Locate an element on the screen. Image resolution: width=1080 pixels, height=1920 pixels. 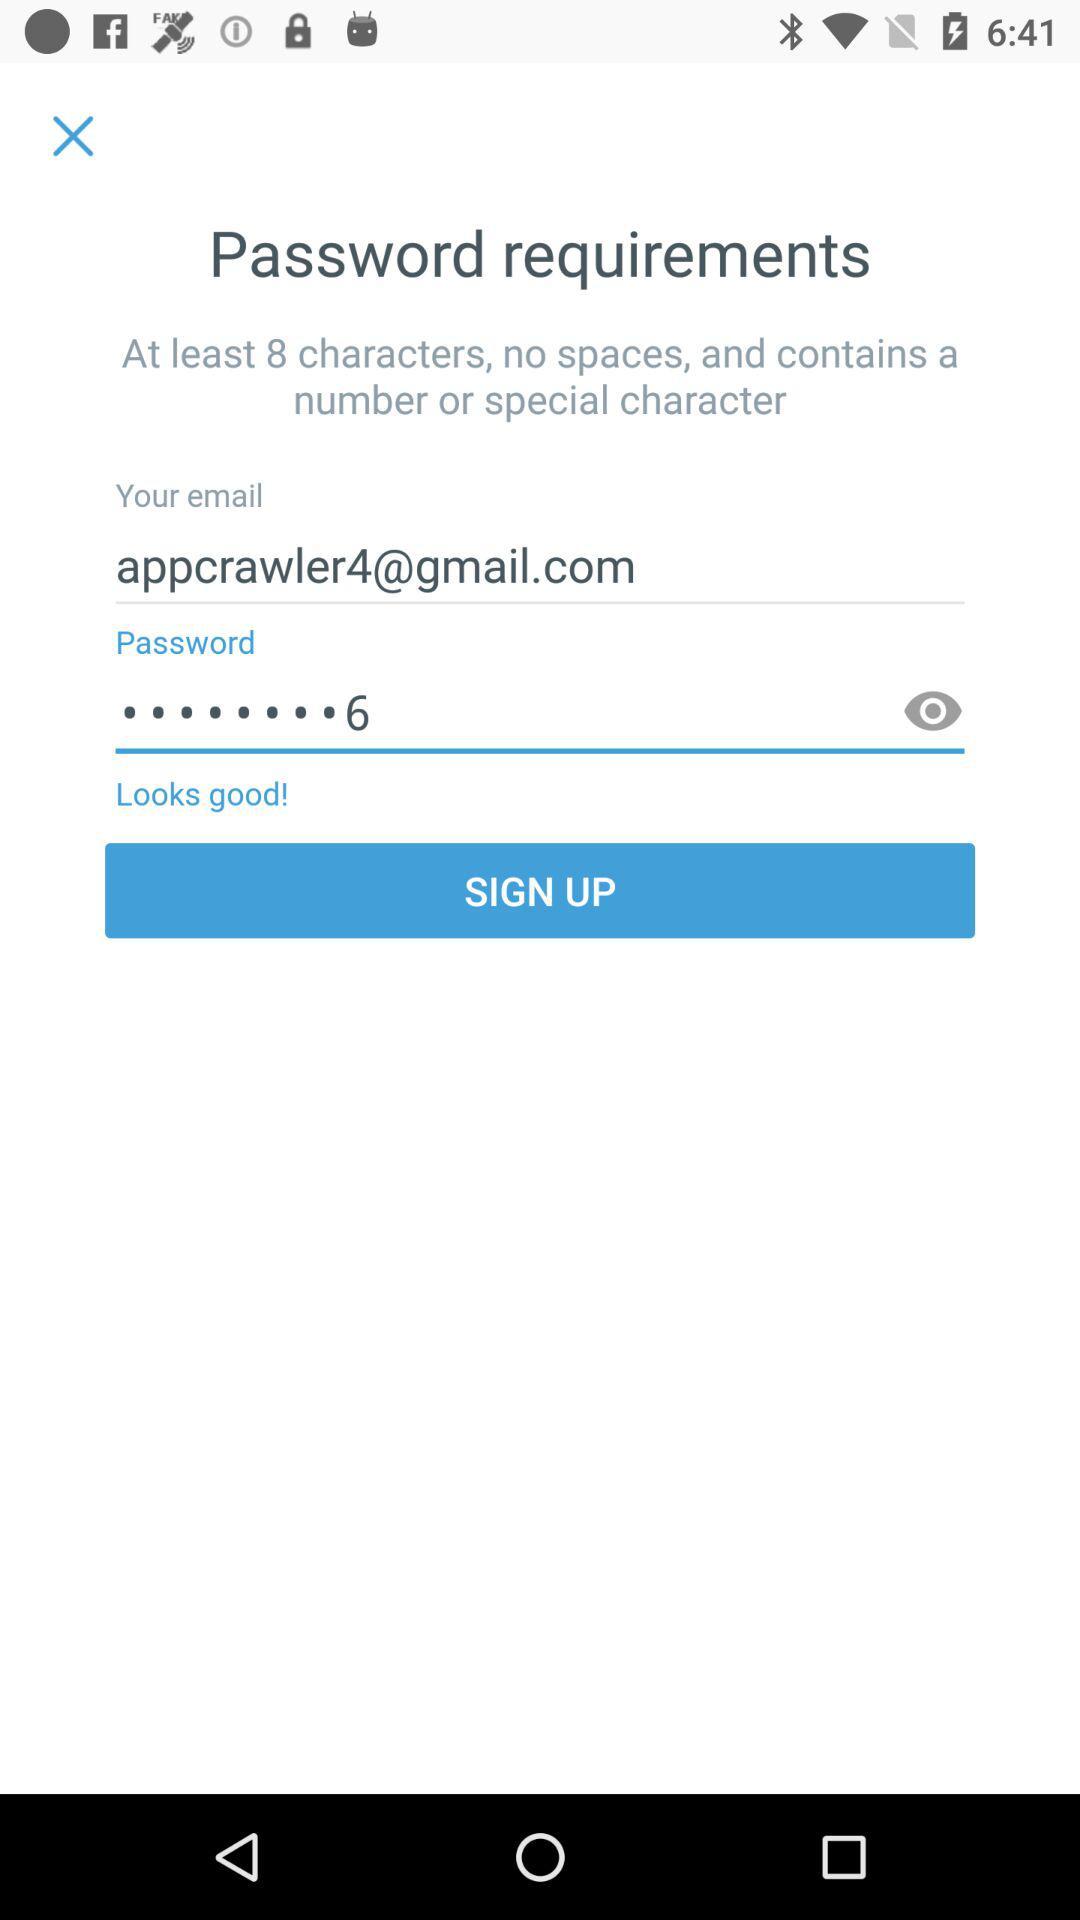
app next to looks good! is located at coordinates (933, 712).